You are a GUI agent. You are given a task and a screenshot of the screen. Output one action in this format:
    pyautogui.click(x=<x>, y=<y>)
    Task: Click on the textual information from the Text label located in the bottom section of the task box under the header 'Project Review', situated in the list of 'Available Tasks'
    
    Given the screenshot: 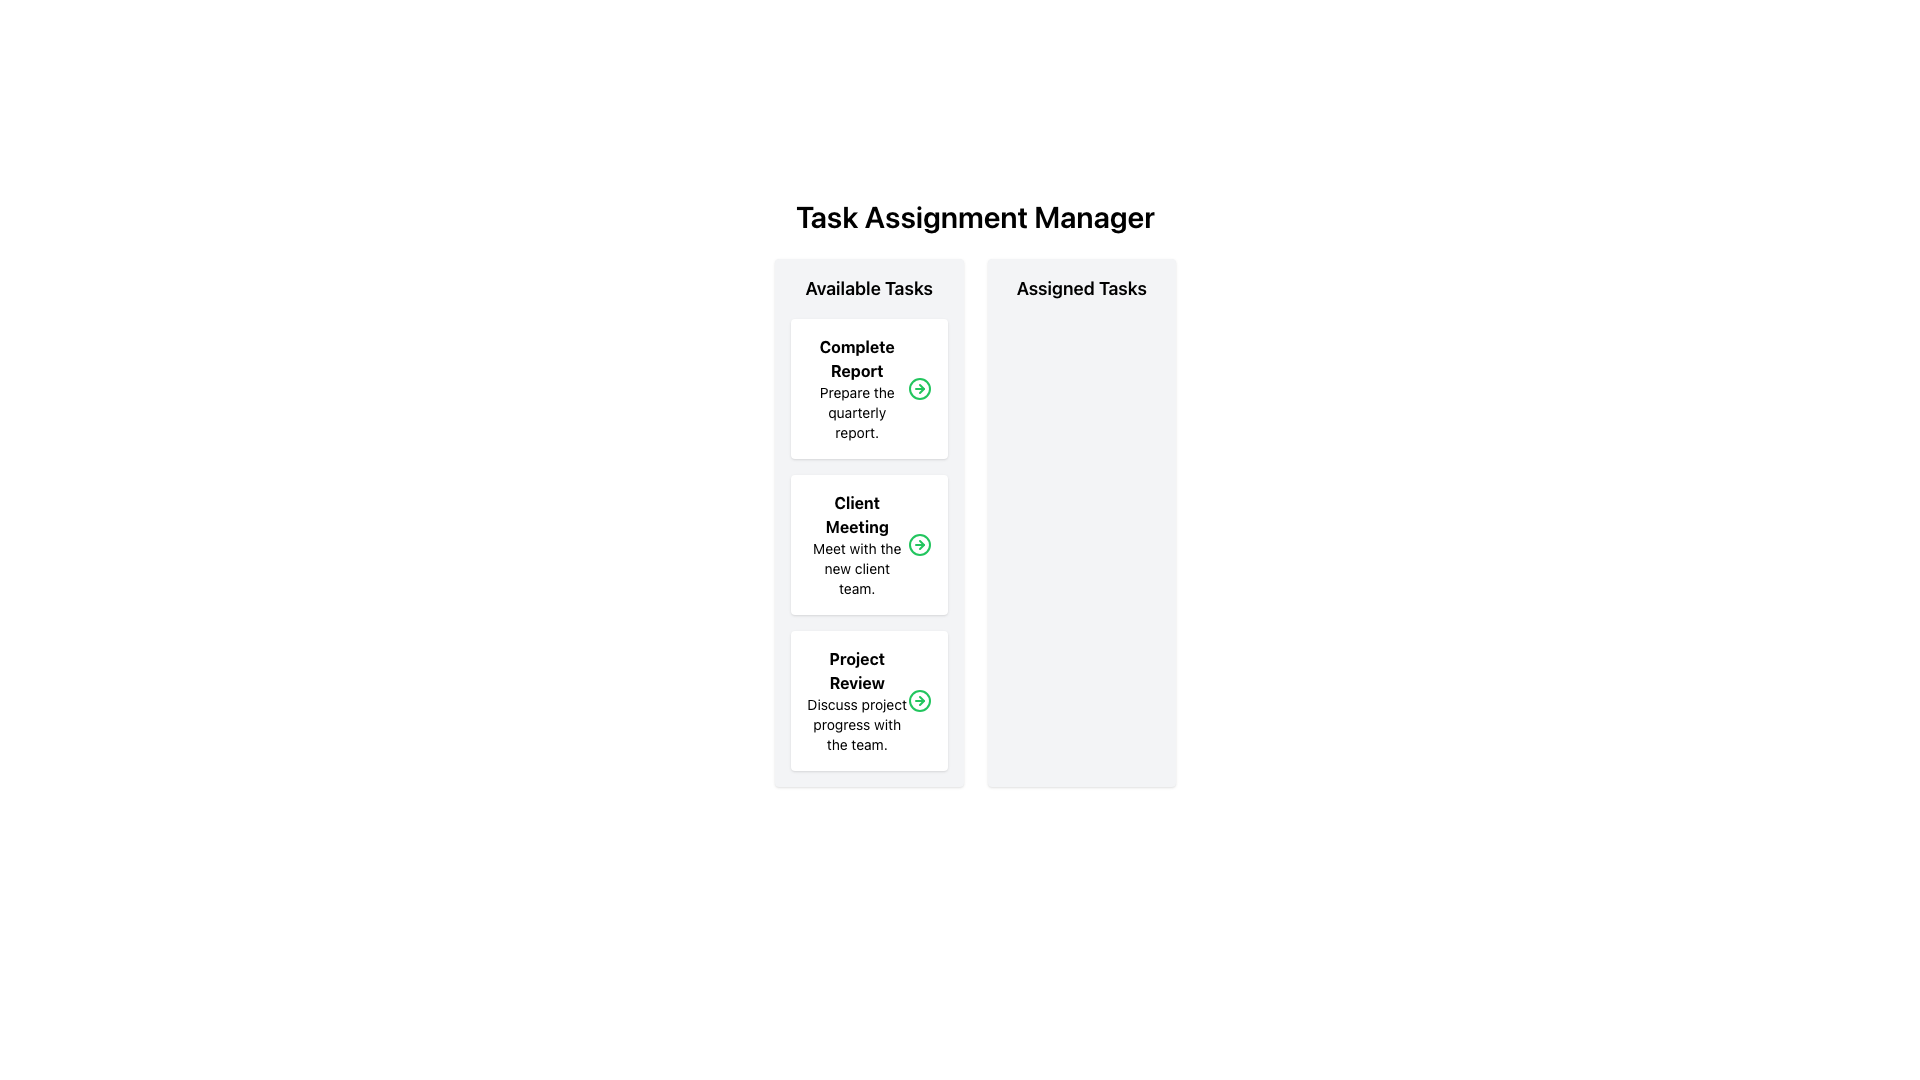 What is the action you would take?
    pyautogui.click(x=857, y=725)
    